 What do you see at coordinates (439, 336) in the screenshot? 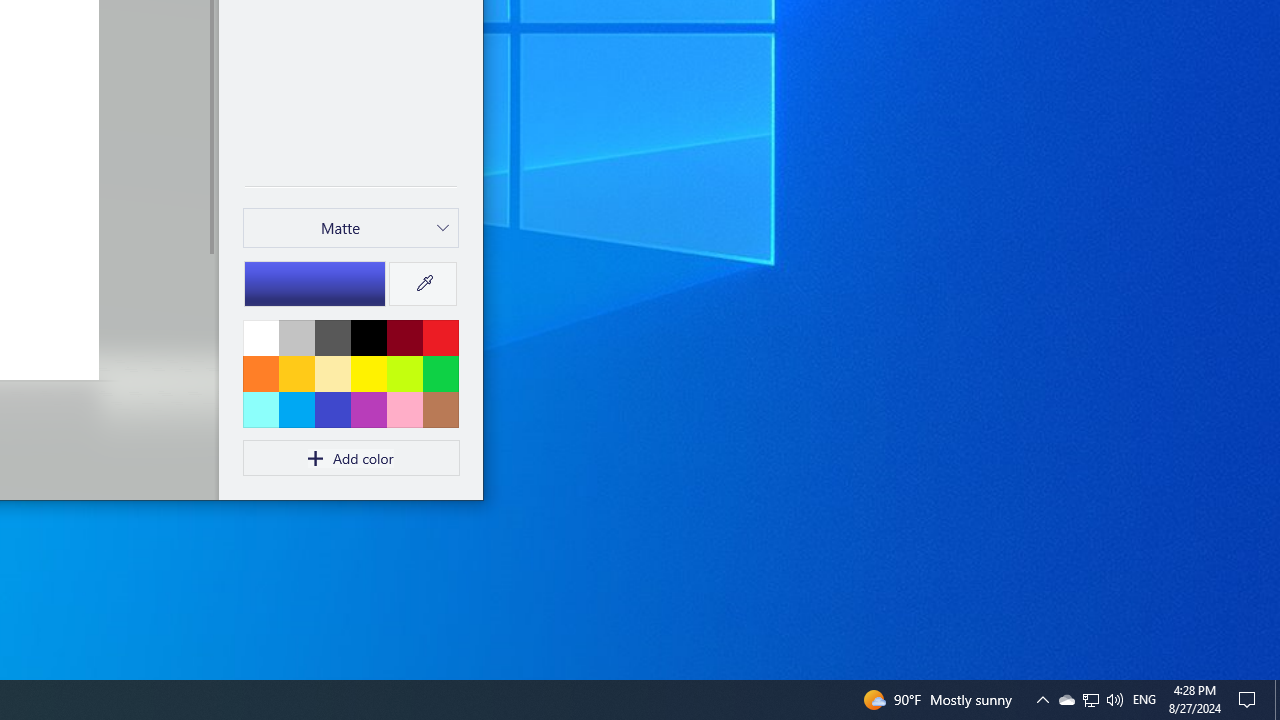
I see `'Red'` at bounding box center [439, 336].